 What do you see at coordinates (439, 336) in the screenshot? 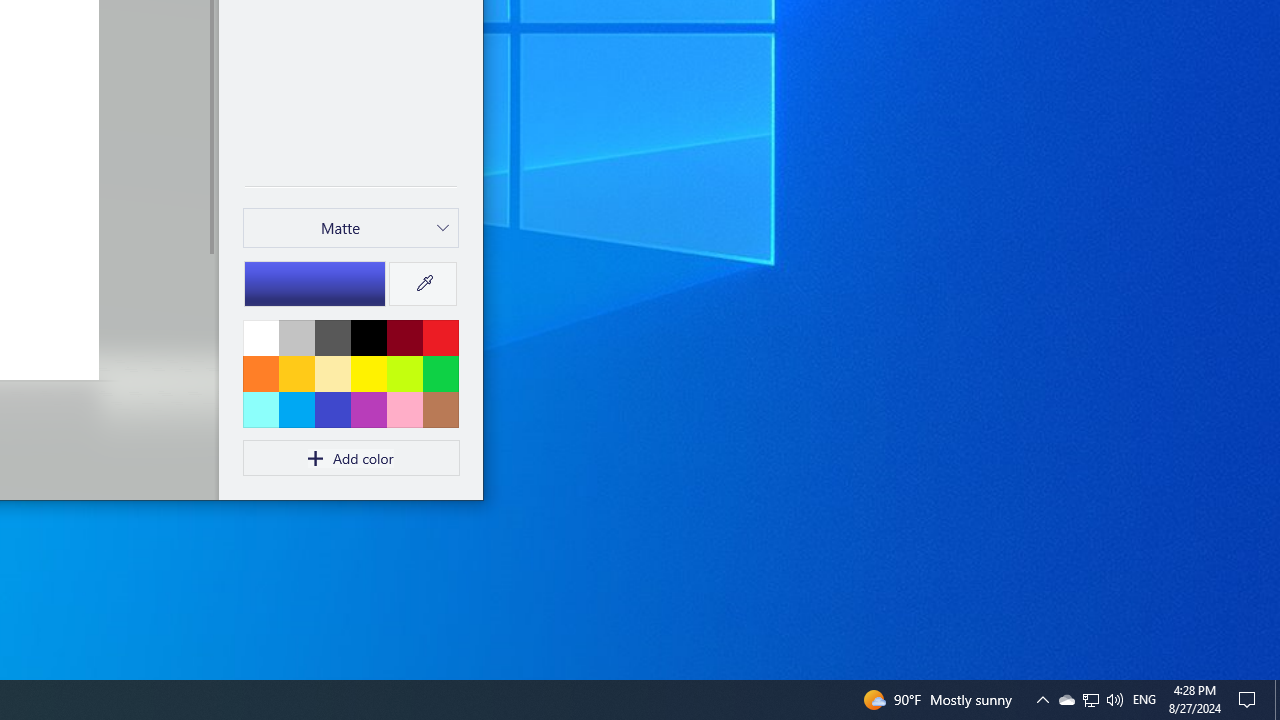
I see `'Red'` at bounding box center [439, 336].